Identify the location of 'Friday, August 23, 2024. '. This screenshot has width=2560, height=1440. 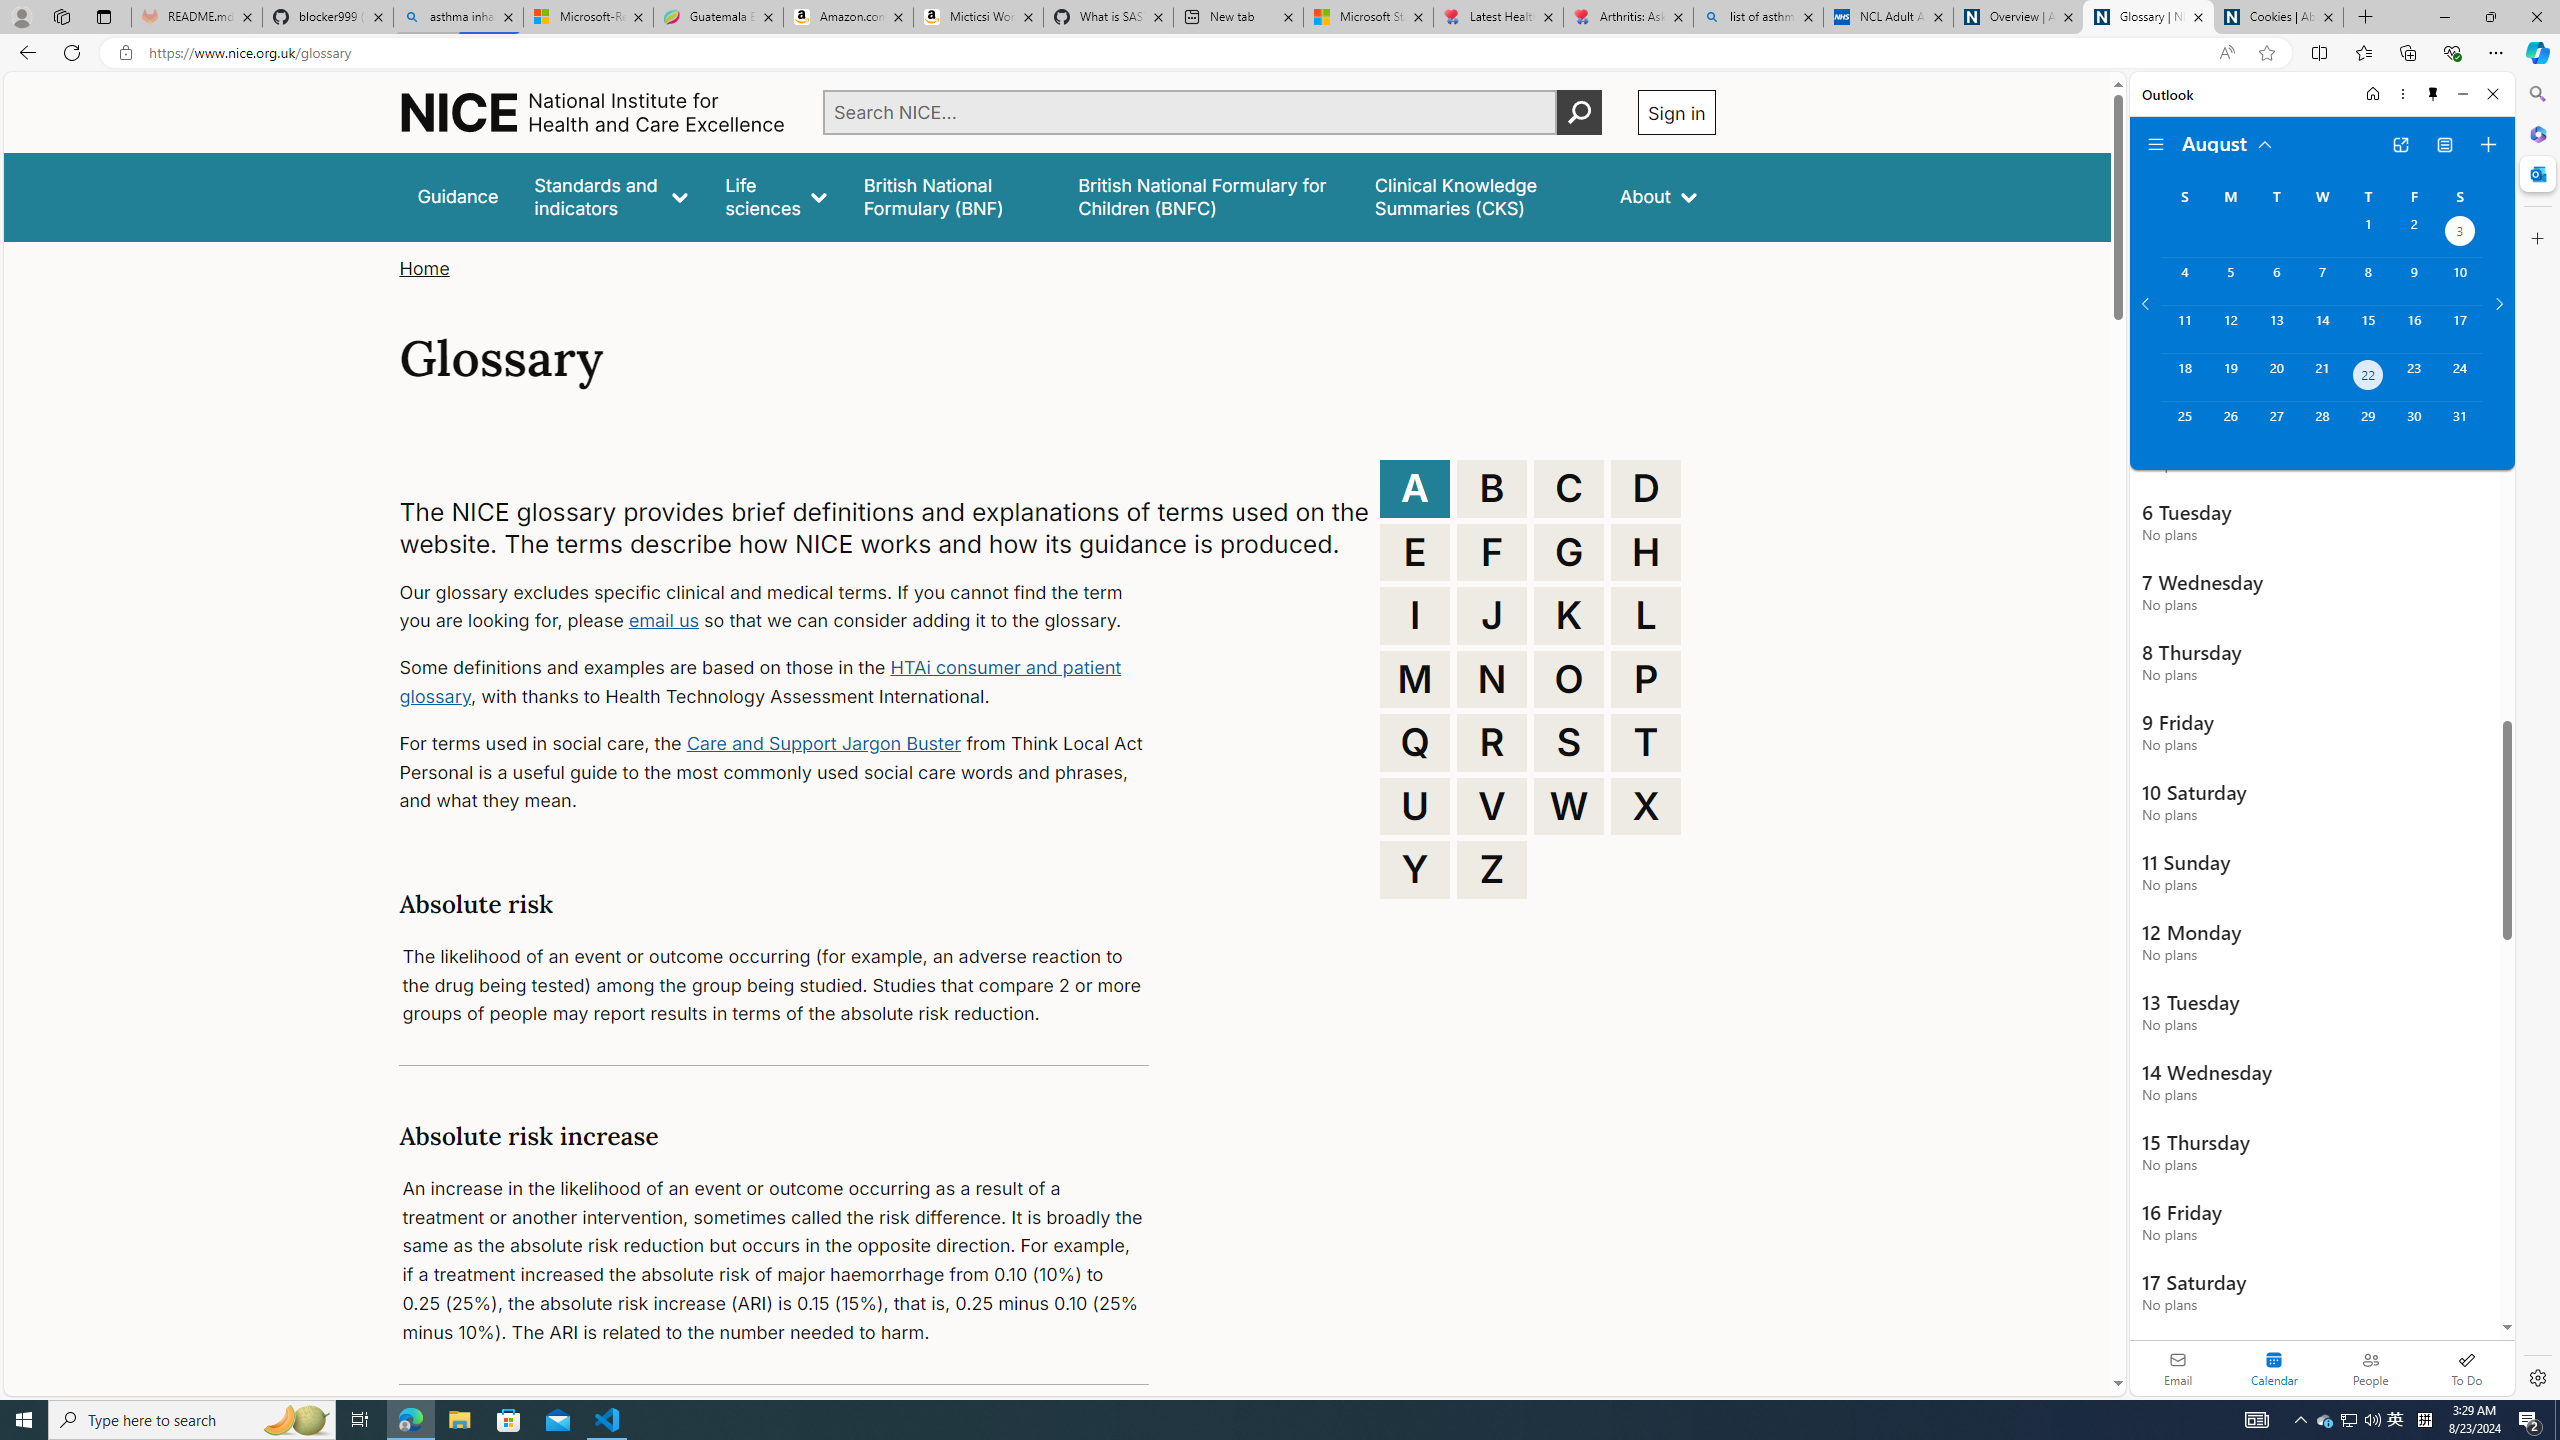
(2413, 376).